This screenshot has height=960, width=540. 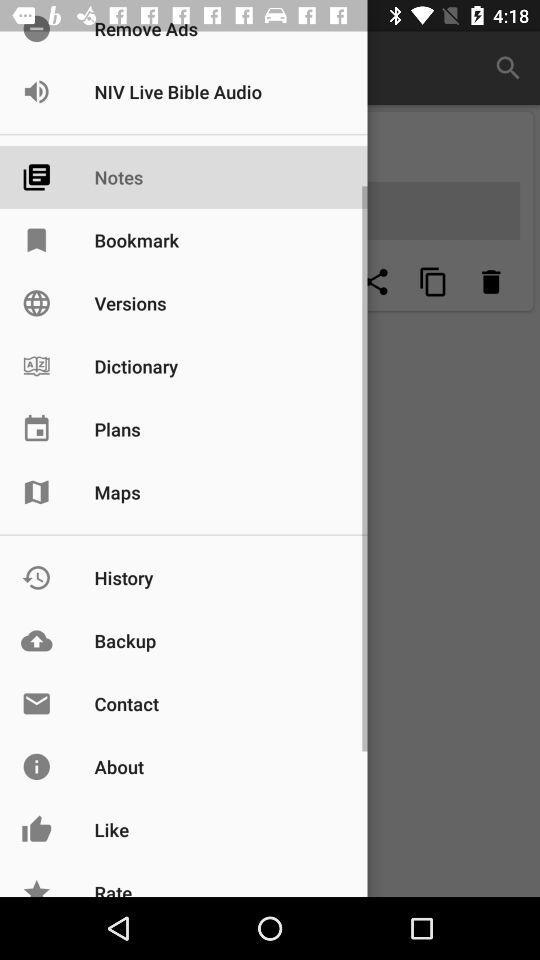 What do you see at coordinates (432, 281) in the screenshot?
I see `copy to clipboard` at bounding box center [432, 281].